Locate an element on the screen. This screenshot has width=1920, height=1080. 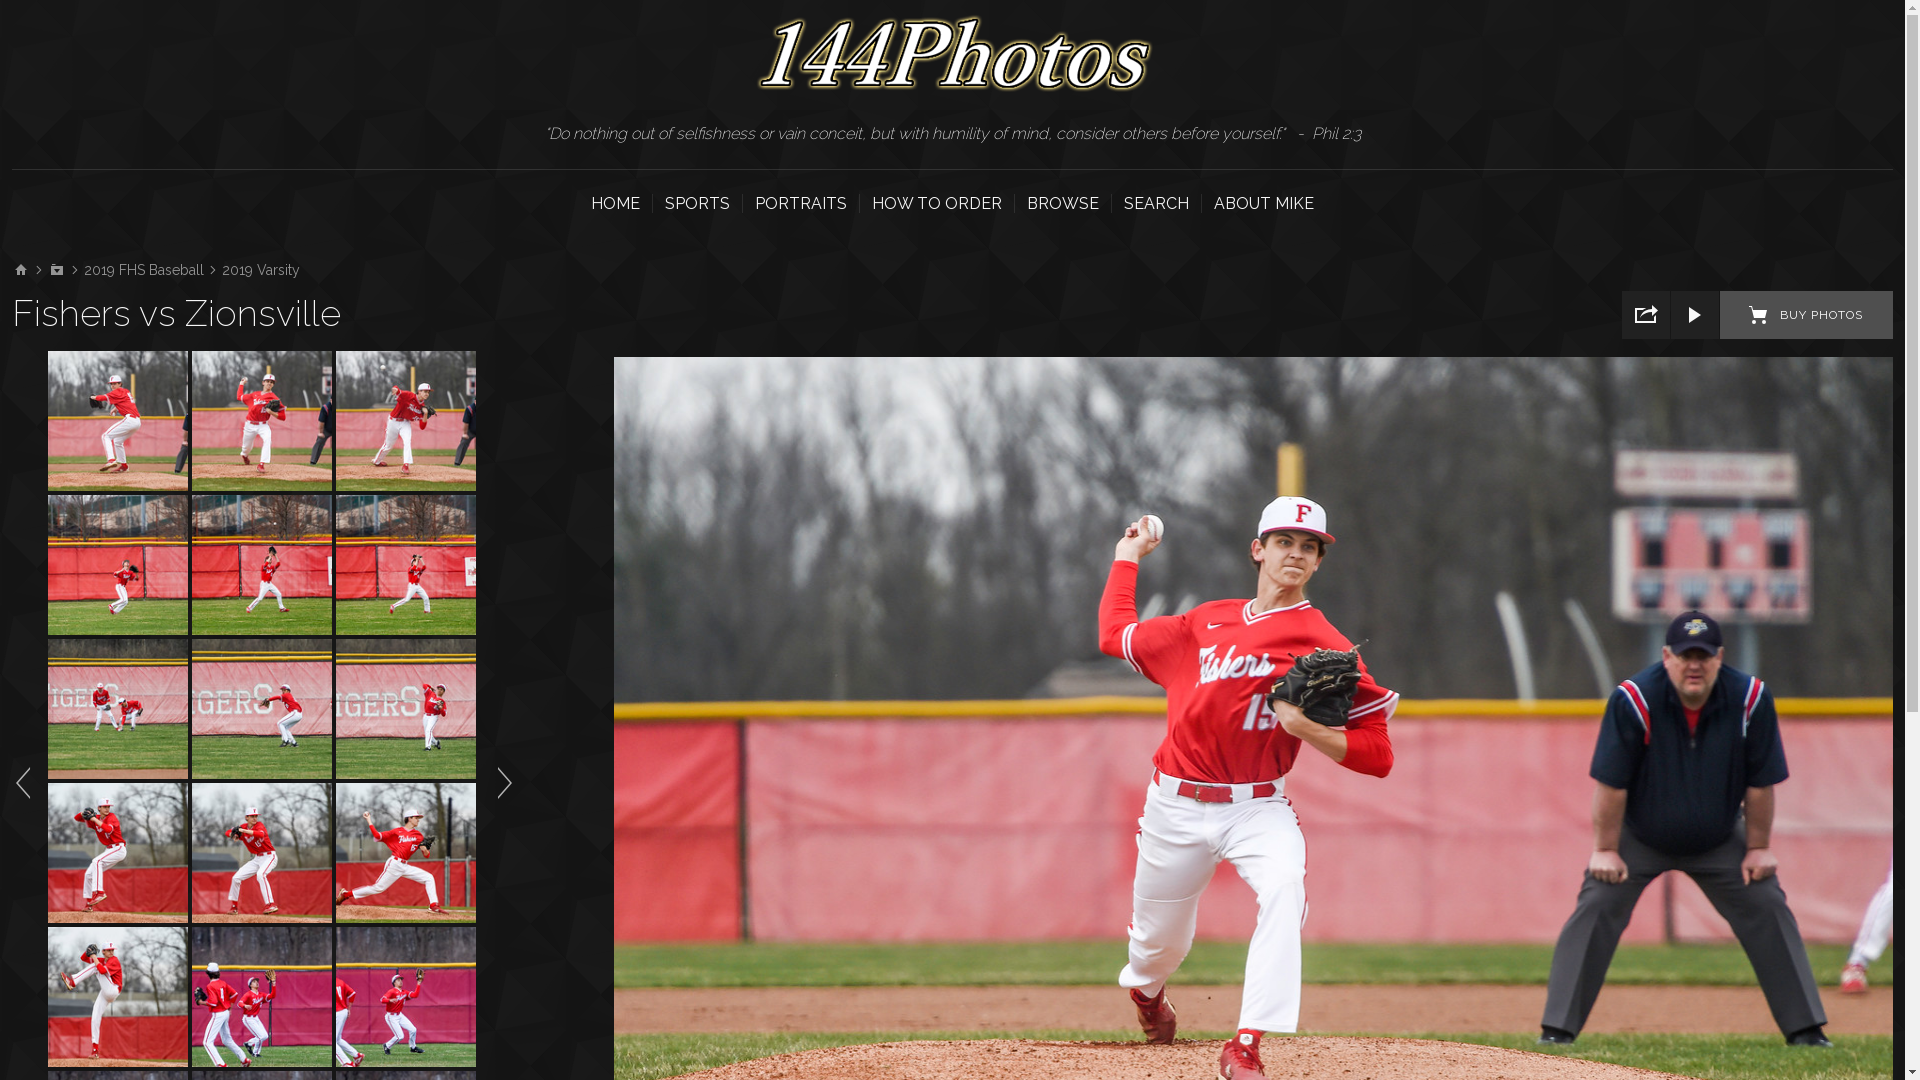
'SEARCH' is located at coordinates (1156, 203).